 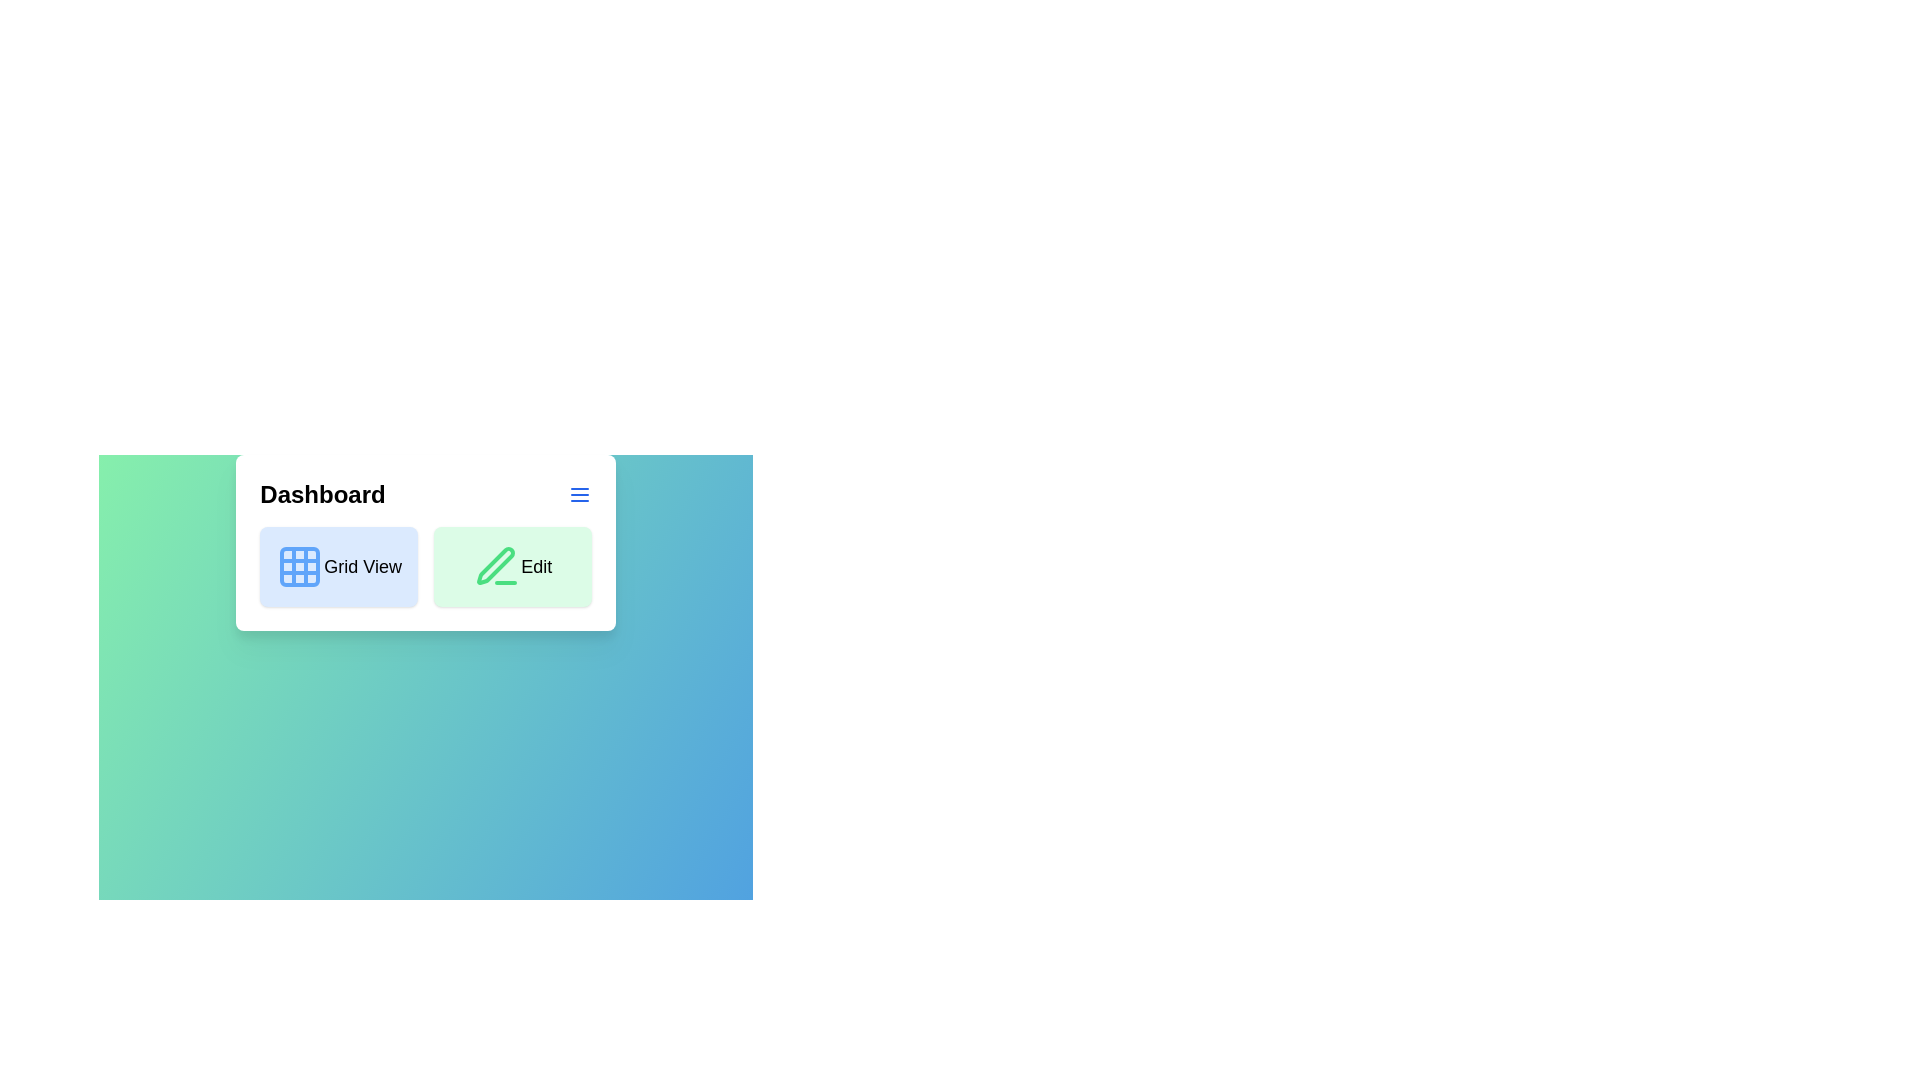 I want to click on the 'Edit' button to select the 'Edit' option, so click(x=512, y=567).